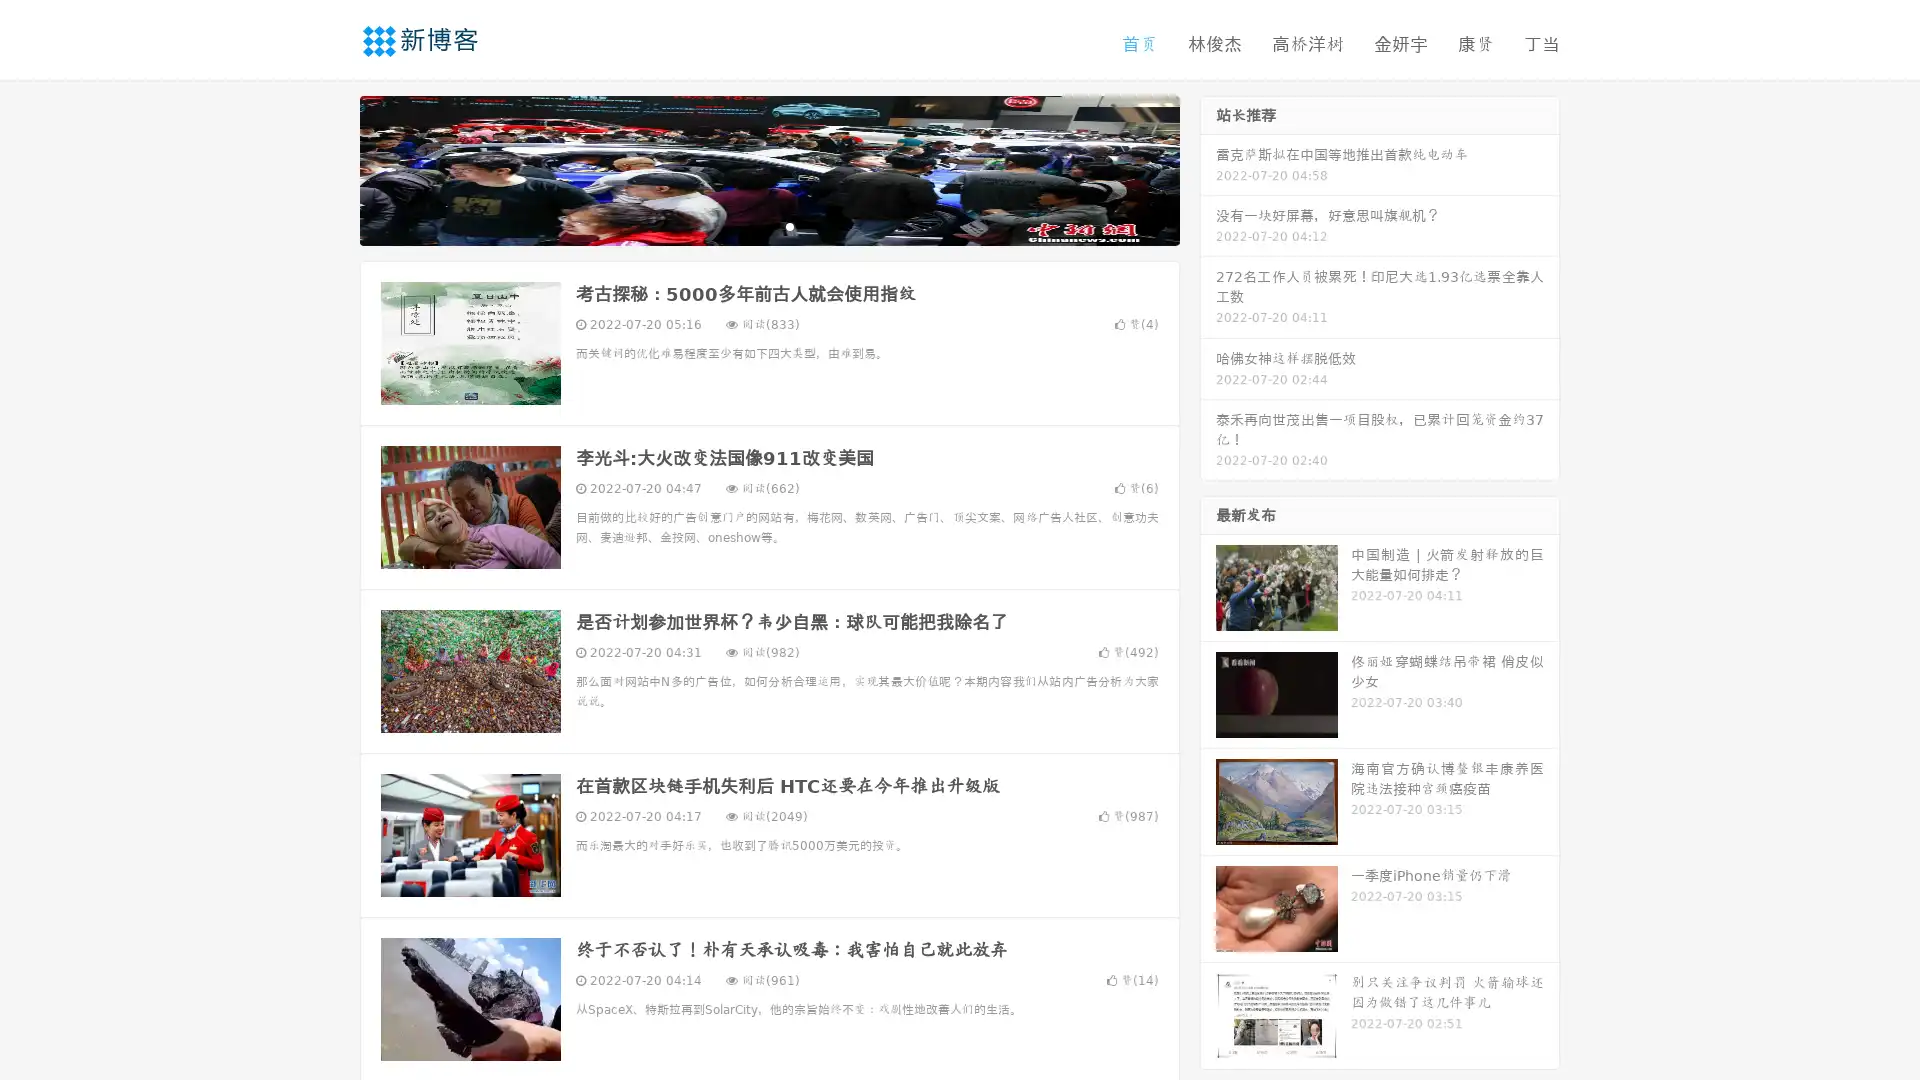 Image resolution: width=1920 pixels, height=1080 pixels. What do you see at coordinates (1208, 168) in the screenshot?
I see `Next slide` at bounding box center [1208, 168].